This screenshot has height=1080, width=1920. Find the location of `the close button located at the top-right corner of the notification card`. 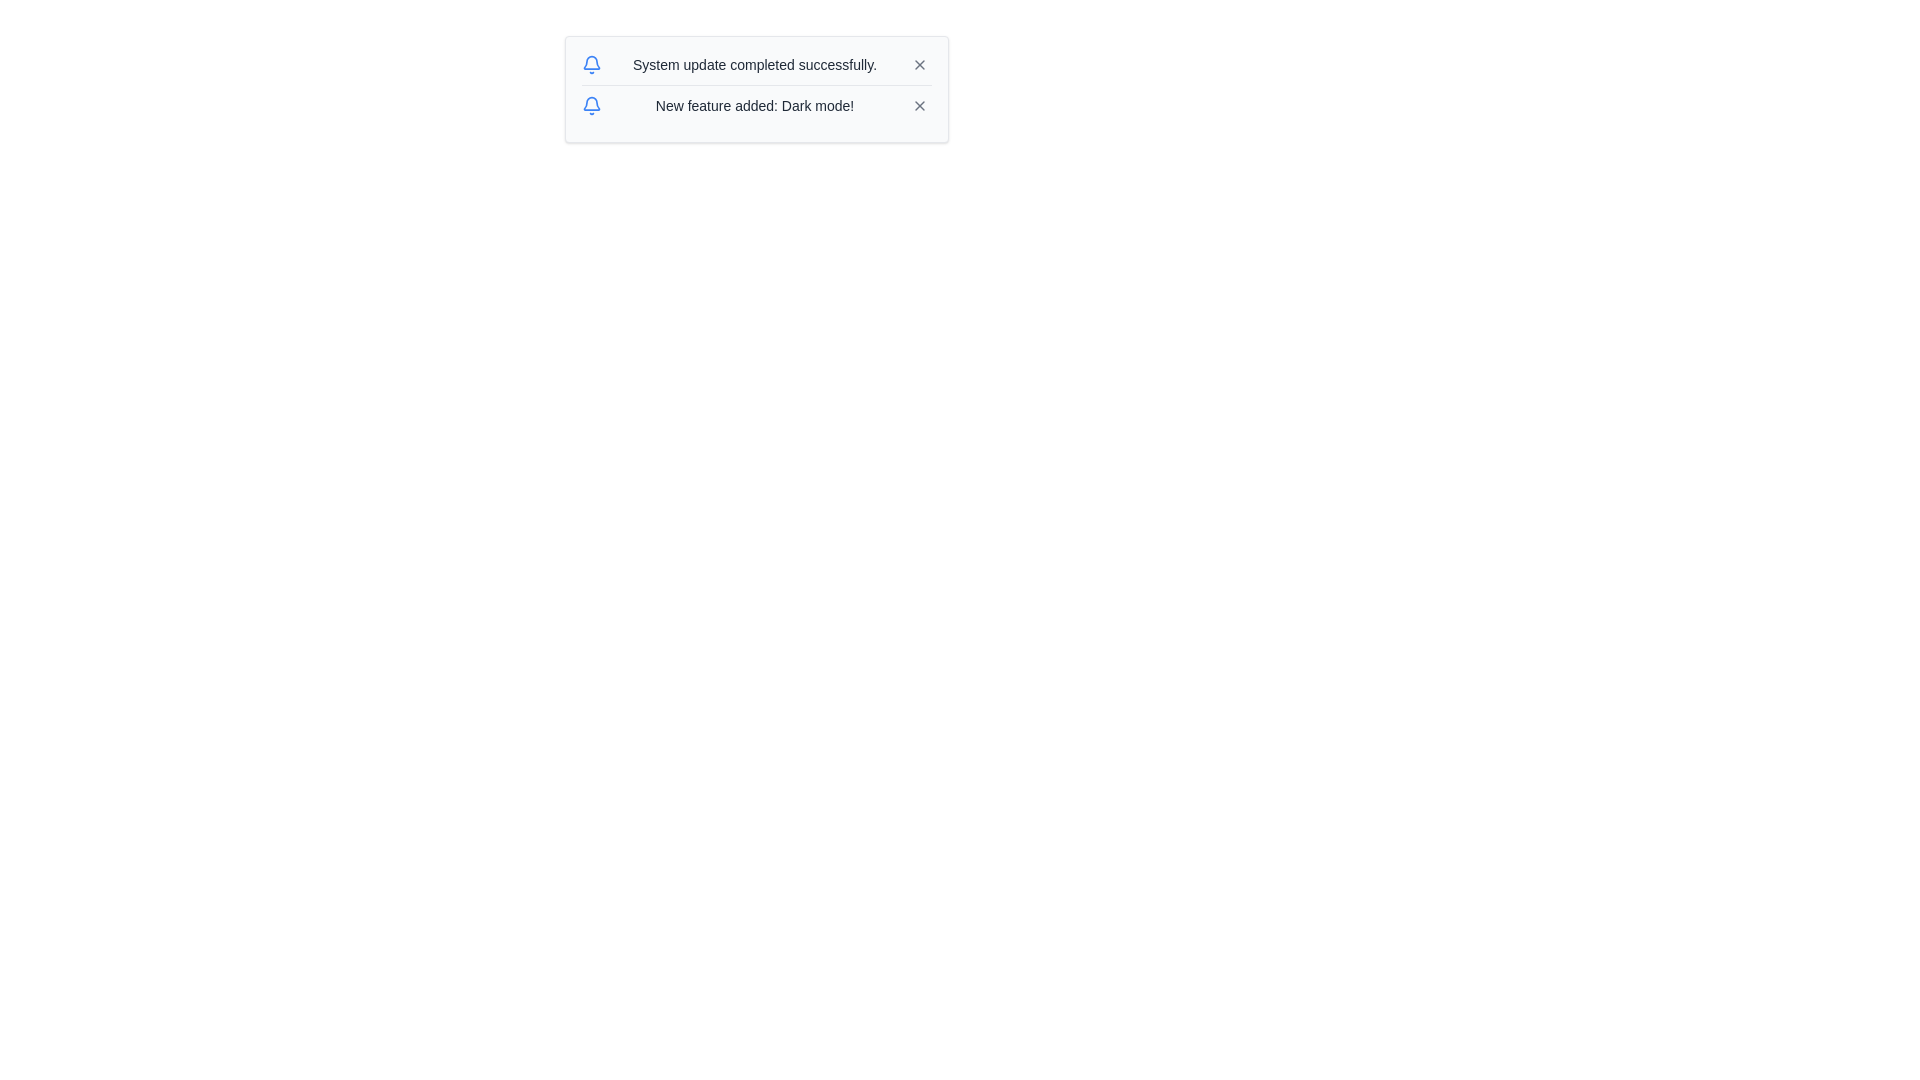

the close button located at the top-right corner of the notification card is located at coordinates (919, 64).